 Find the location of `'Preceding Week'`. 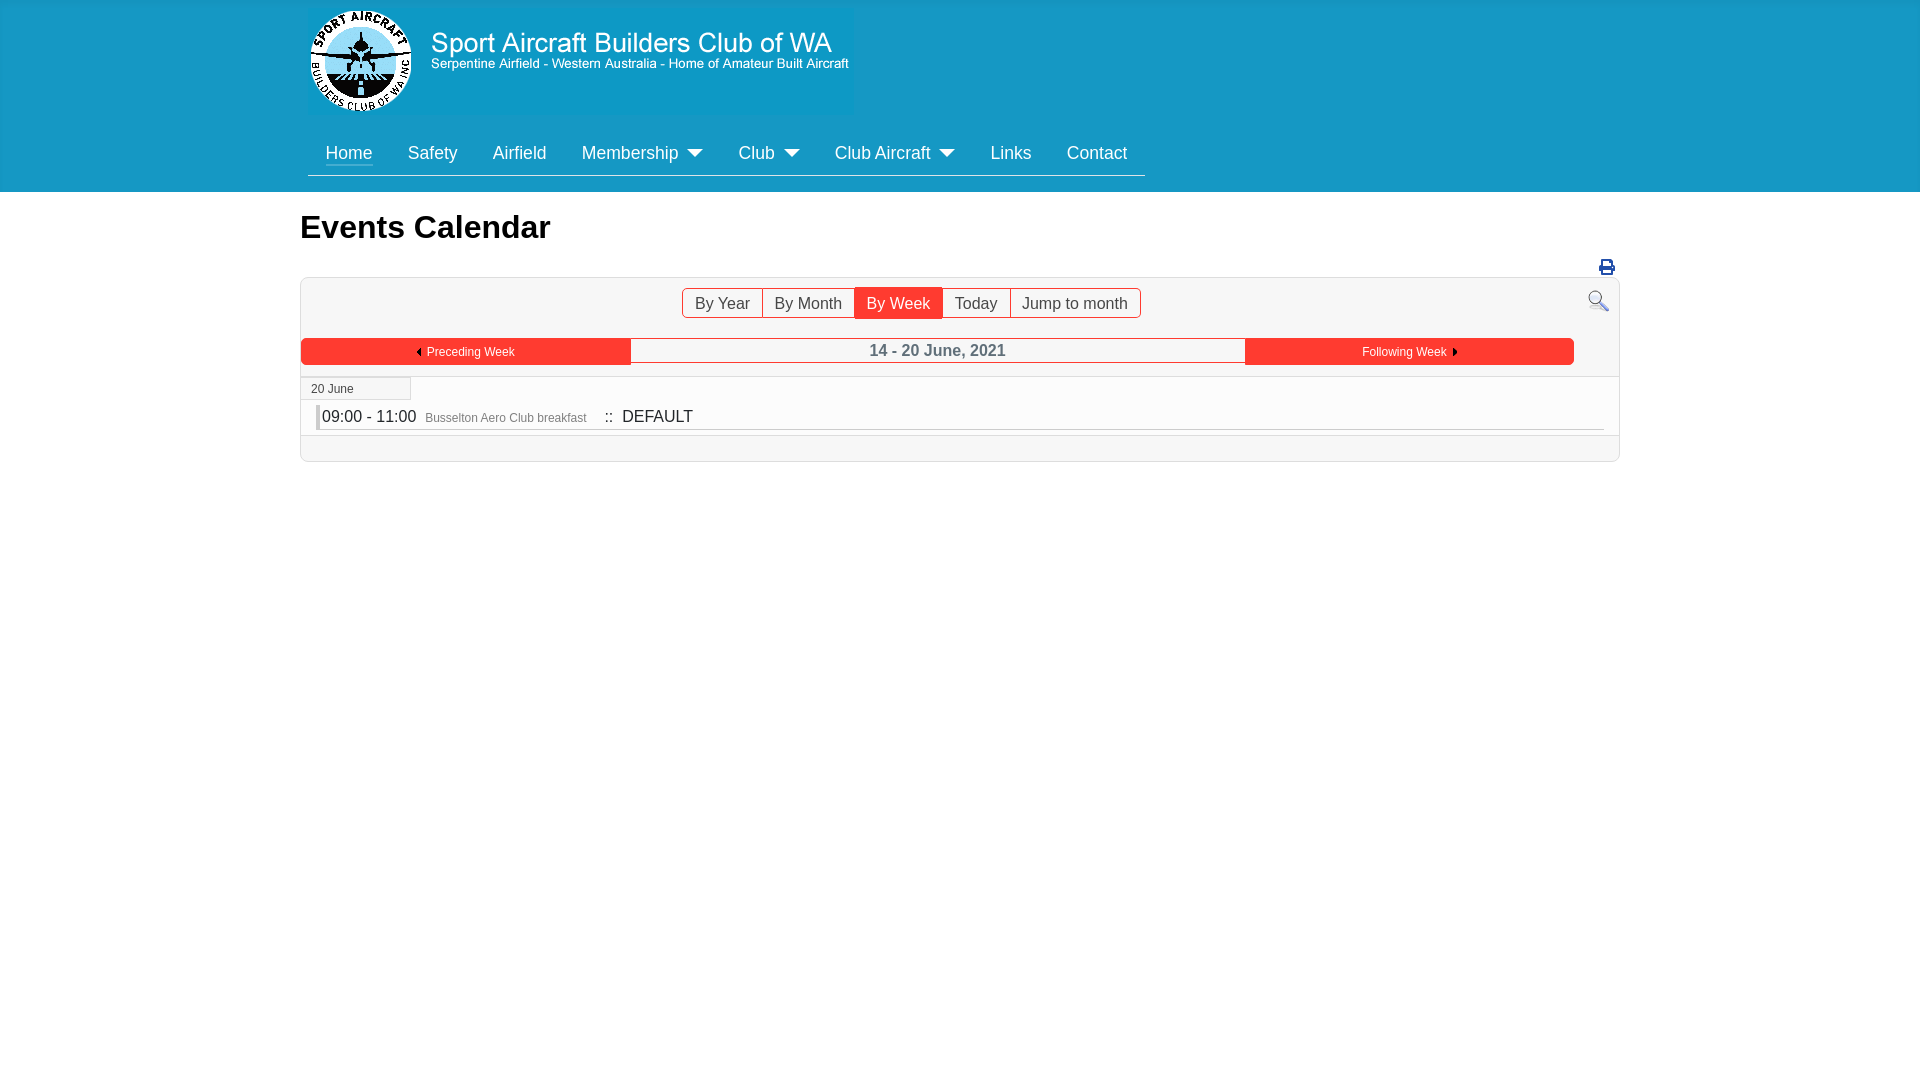

'Preceding Week' is located at coordinates (464, 350).